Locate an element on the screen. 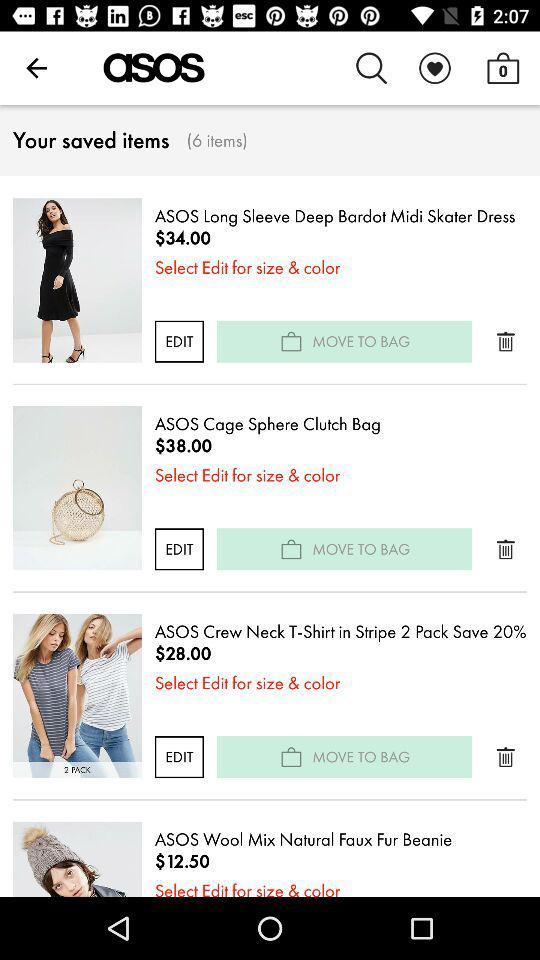 The image size is (540, 960). the icon left to move to bag in third row is located at coordinates (290, 755).